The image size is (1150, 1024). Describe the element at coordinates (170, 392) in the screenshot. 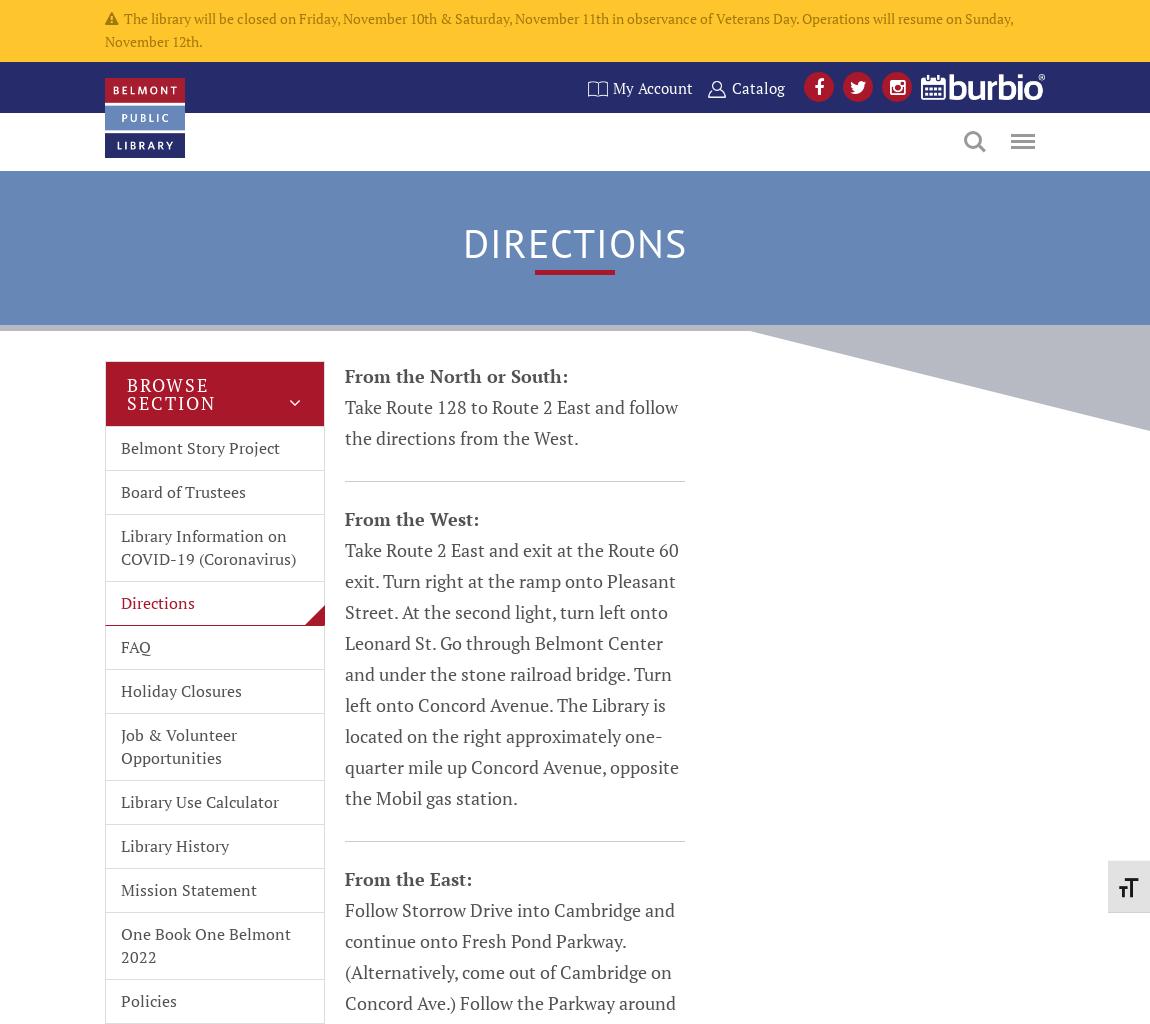

I see `'Browse Section'` at that location.